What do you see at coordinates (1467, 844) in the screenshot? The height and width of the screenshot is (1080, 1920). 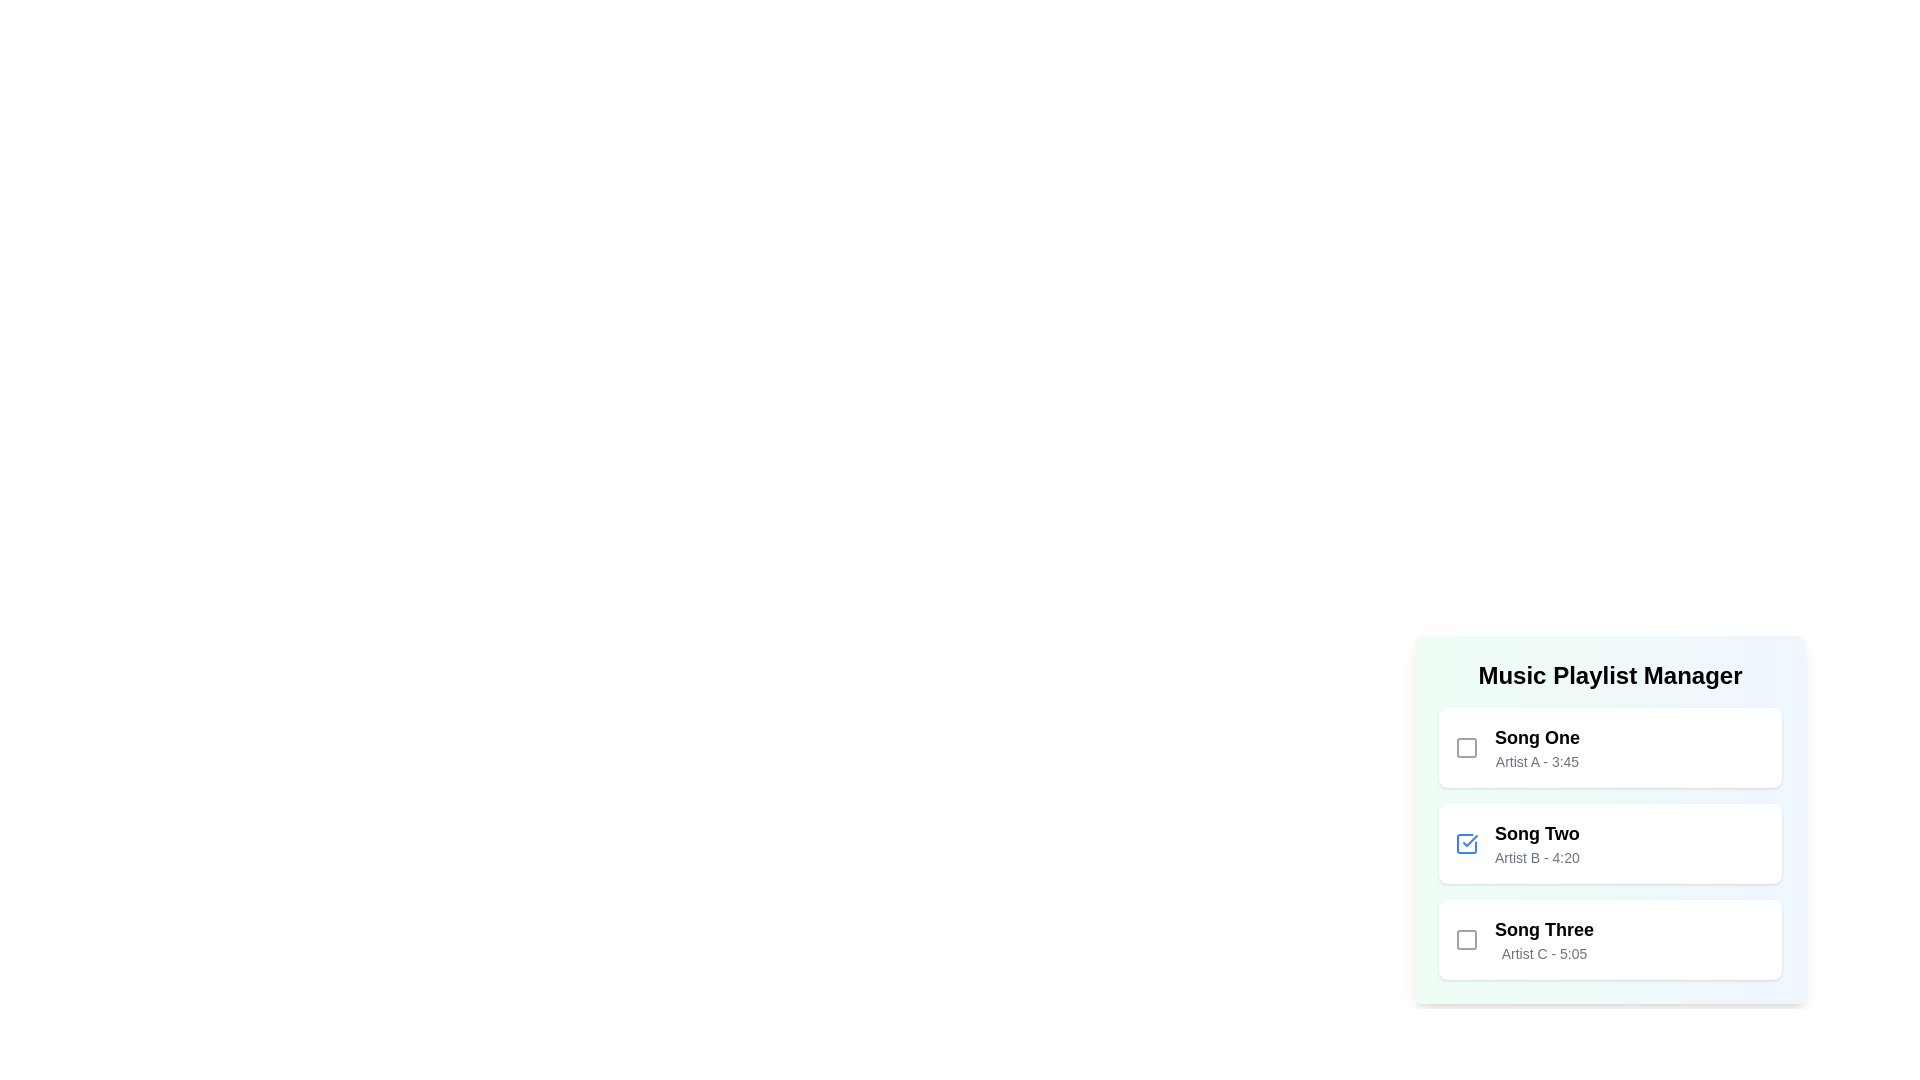 I see `the checkbox for 'Song Two'` at bounding box center [1467, 844].